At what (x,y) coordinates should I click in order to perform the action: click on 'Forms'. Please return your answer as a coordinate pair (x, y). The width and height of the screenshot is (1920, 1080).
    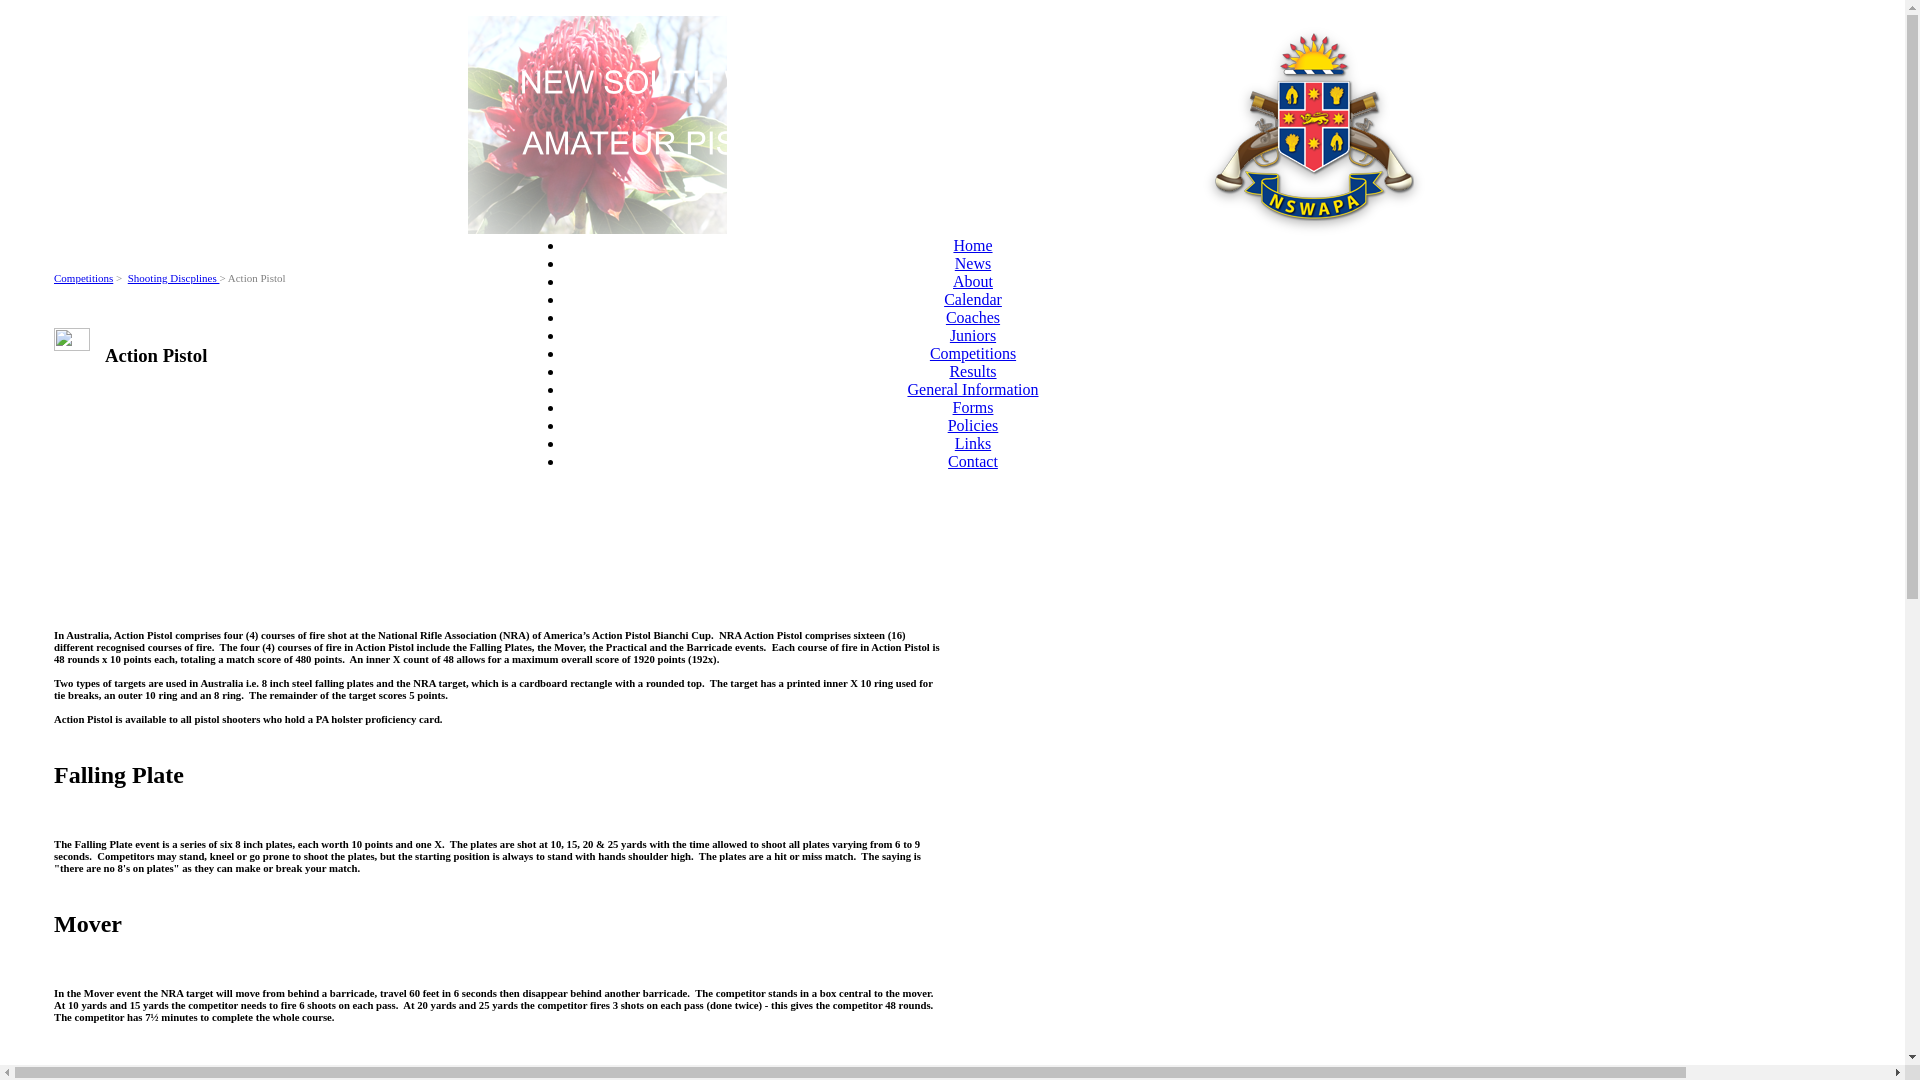
    Looking at the image, I should click on (952, 406).